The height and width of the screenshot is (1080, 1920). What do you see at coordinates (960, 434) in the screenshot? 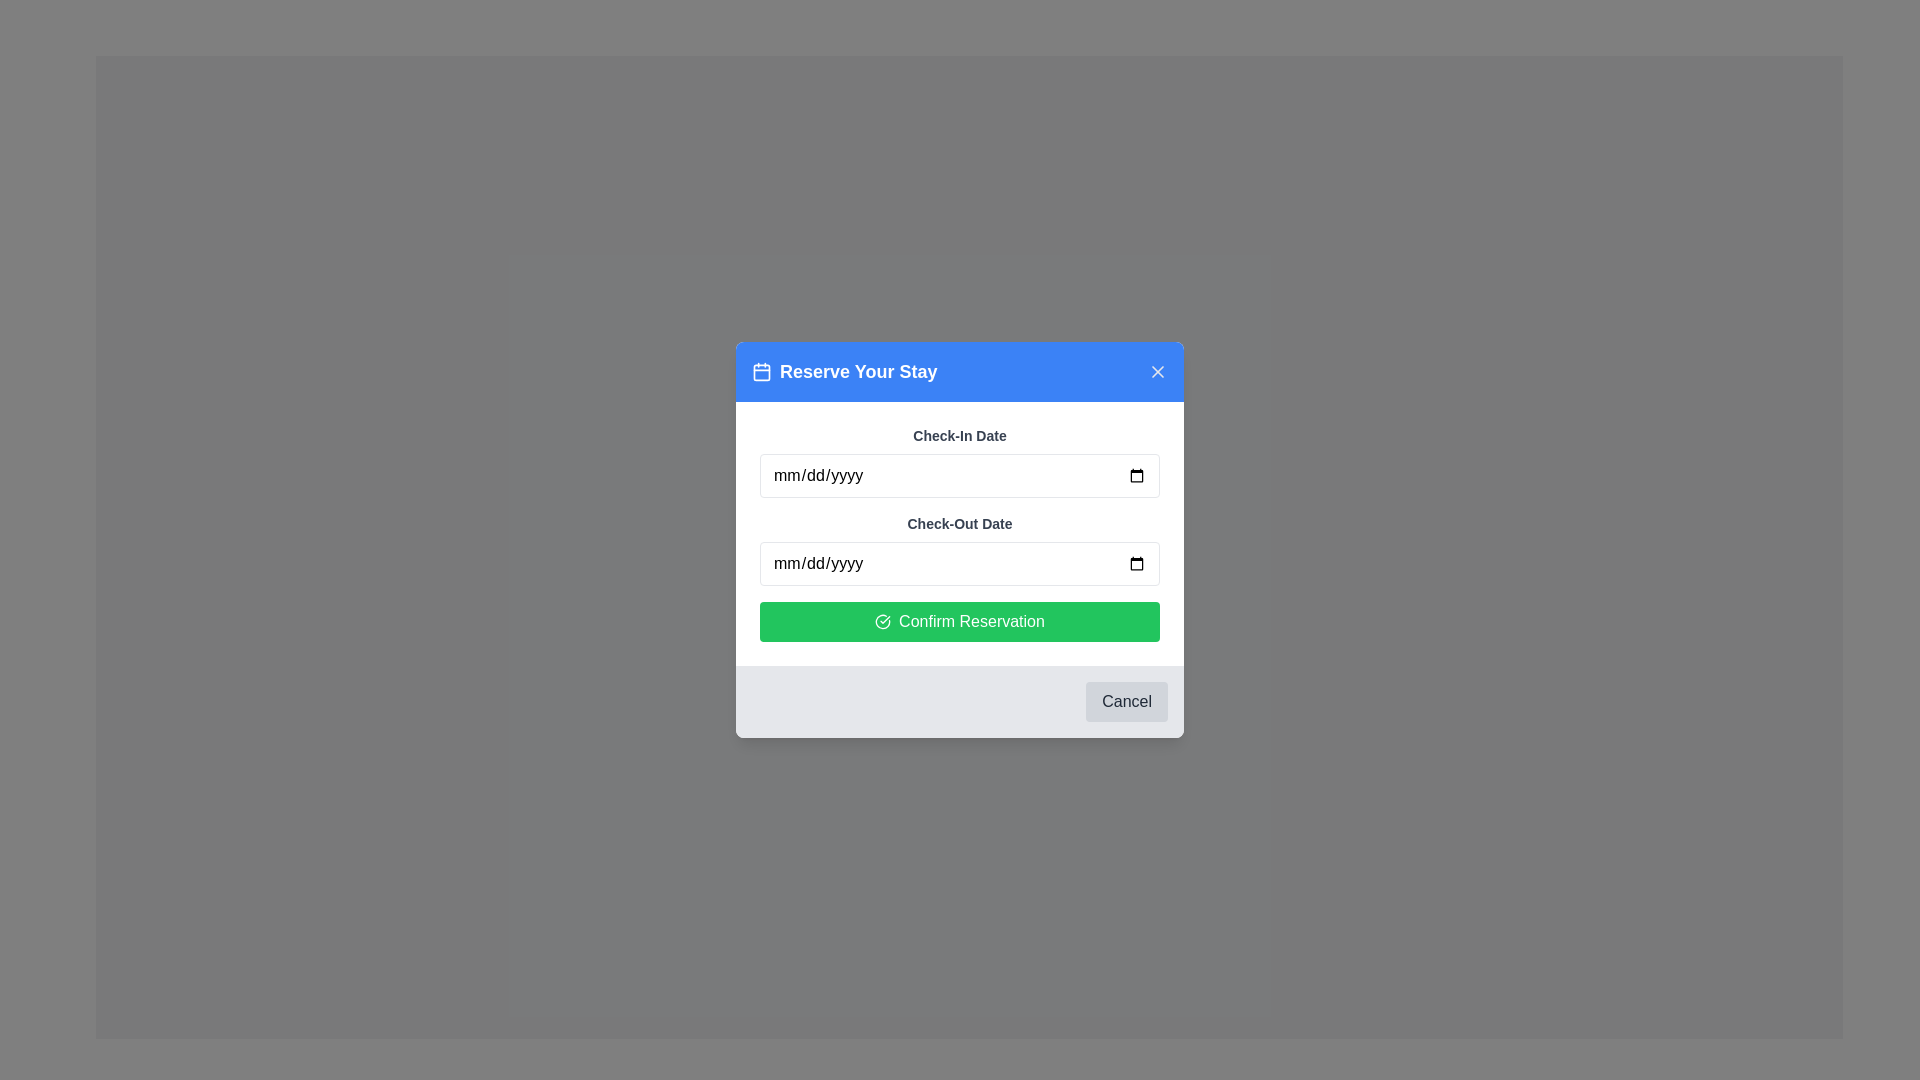
I see `the 'Check-In Date' text label, which is a bold, gray-colored label aligned at the top of the date input box in the 'Reserve Your Stay' modal` at bounding box center [960, 434].